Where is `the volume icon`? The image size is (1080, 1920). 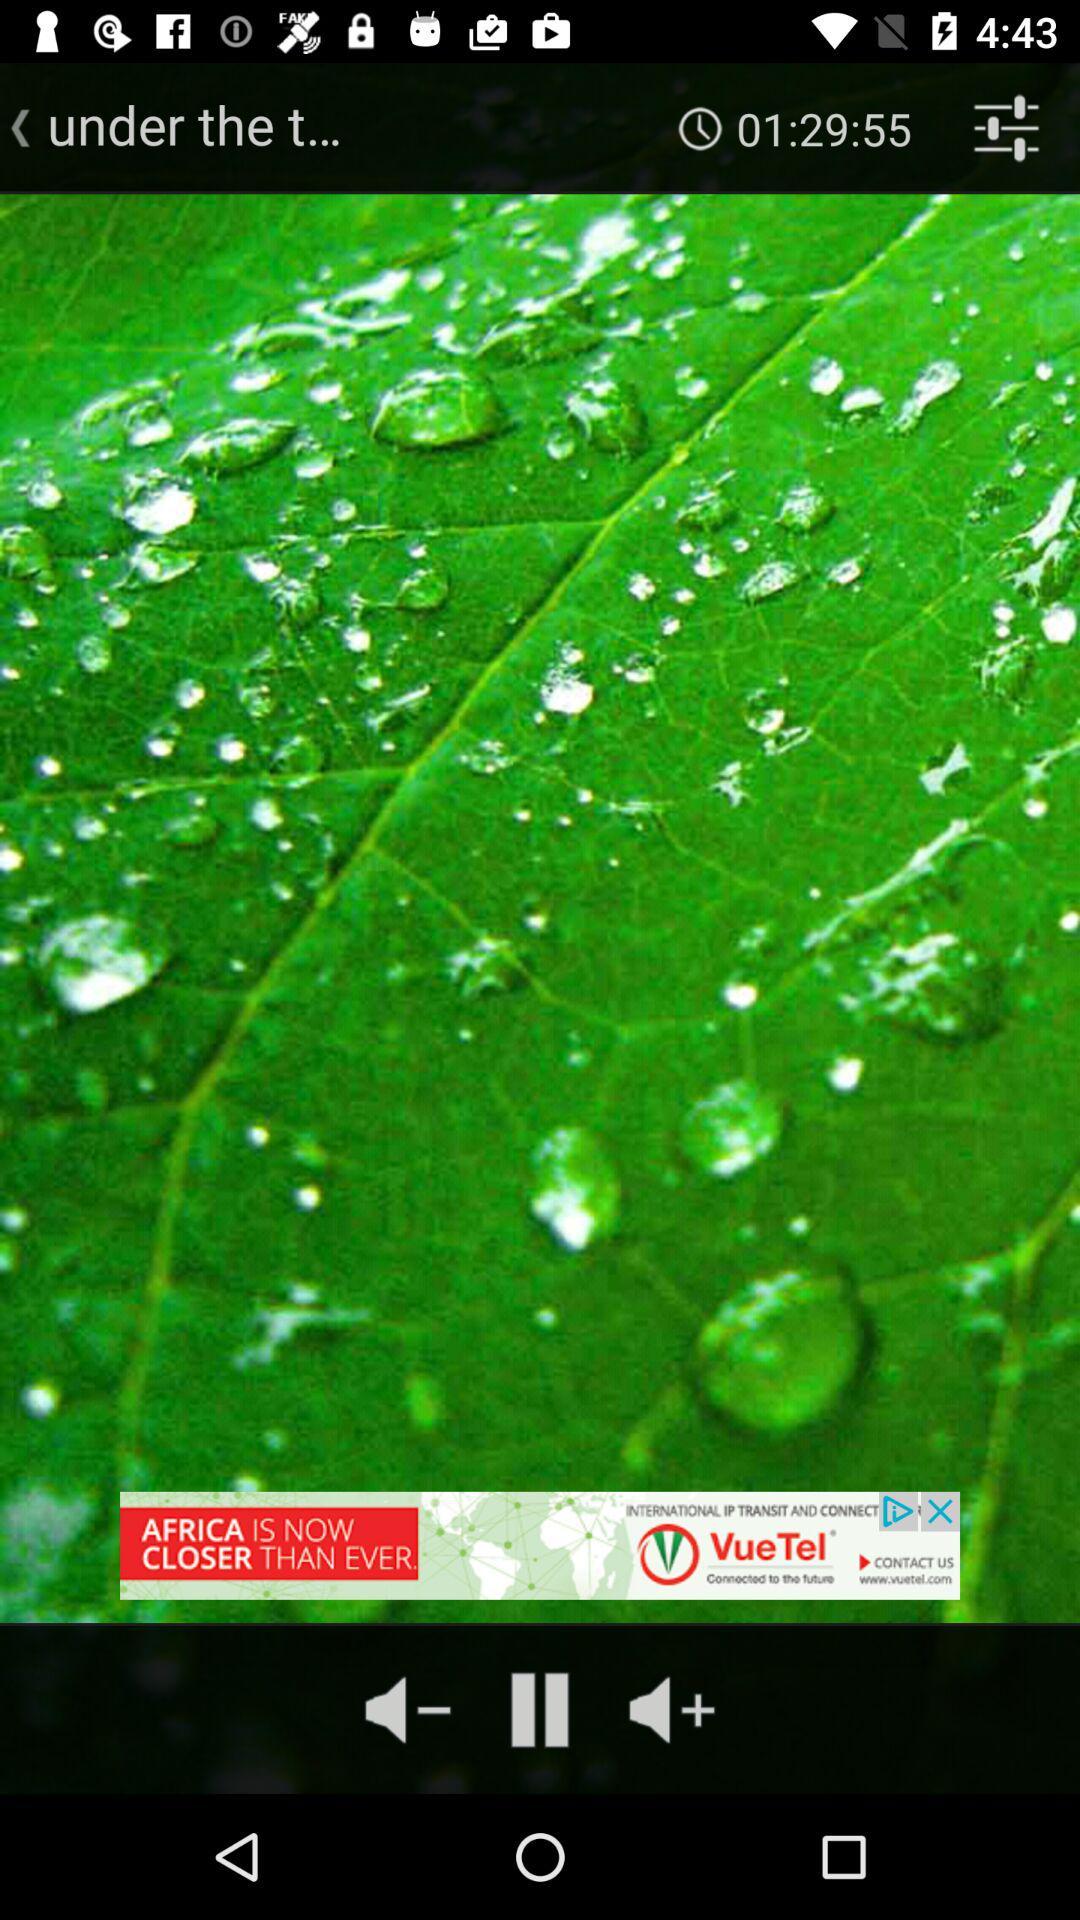 the volume icon is located at coordinates (671, 1708).